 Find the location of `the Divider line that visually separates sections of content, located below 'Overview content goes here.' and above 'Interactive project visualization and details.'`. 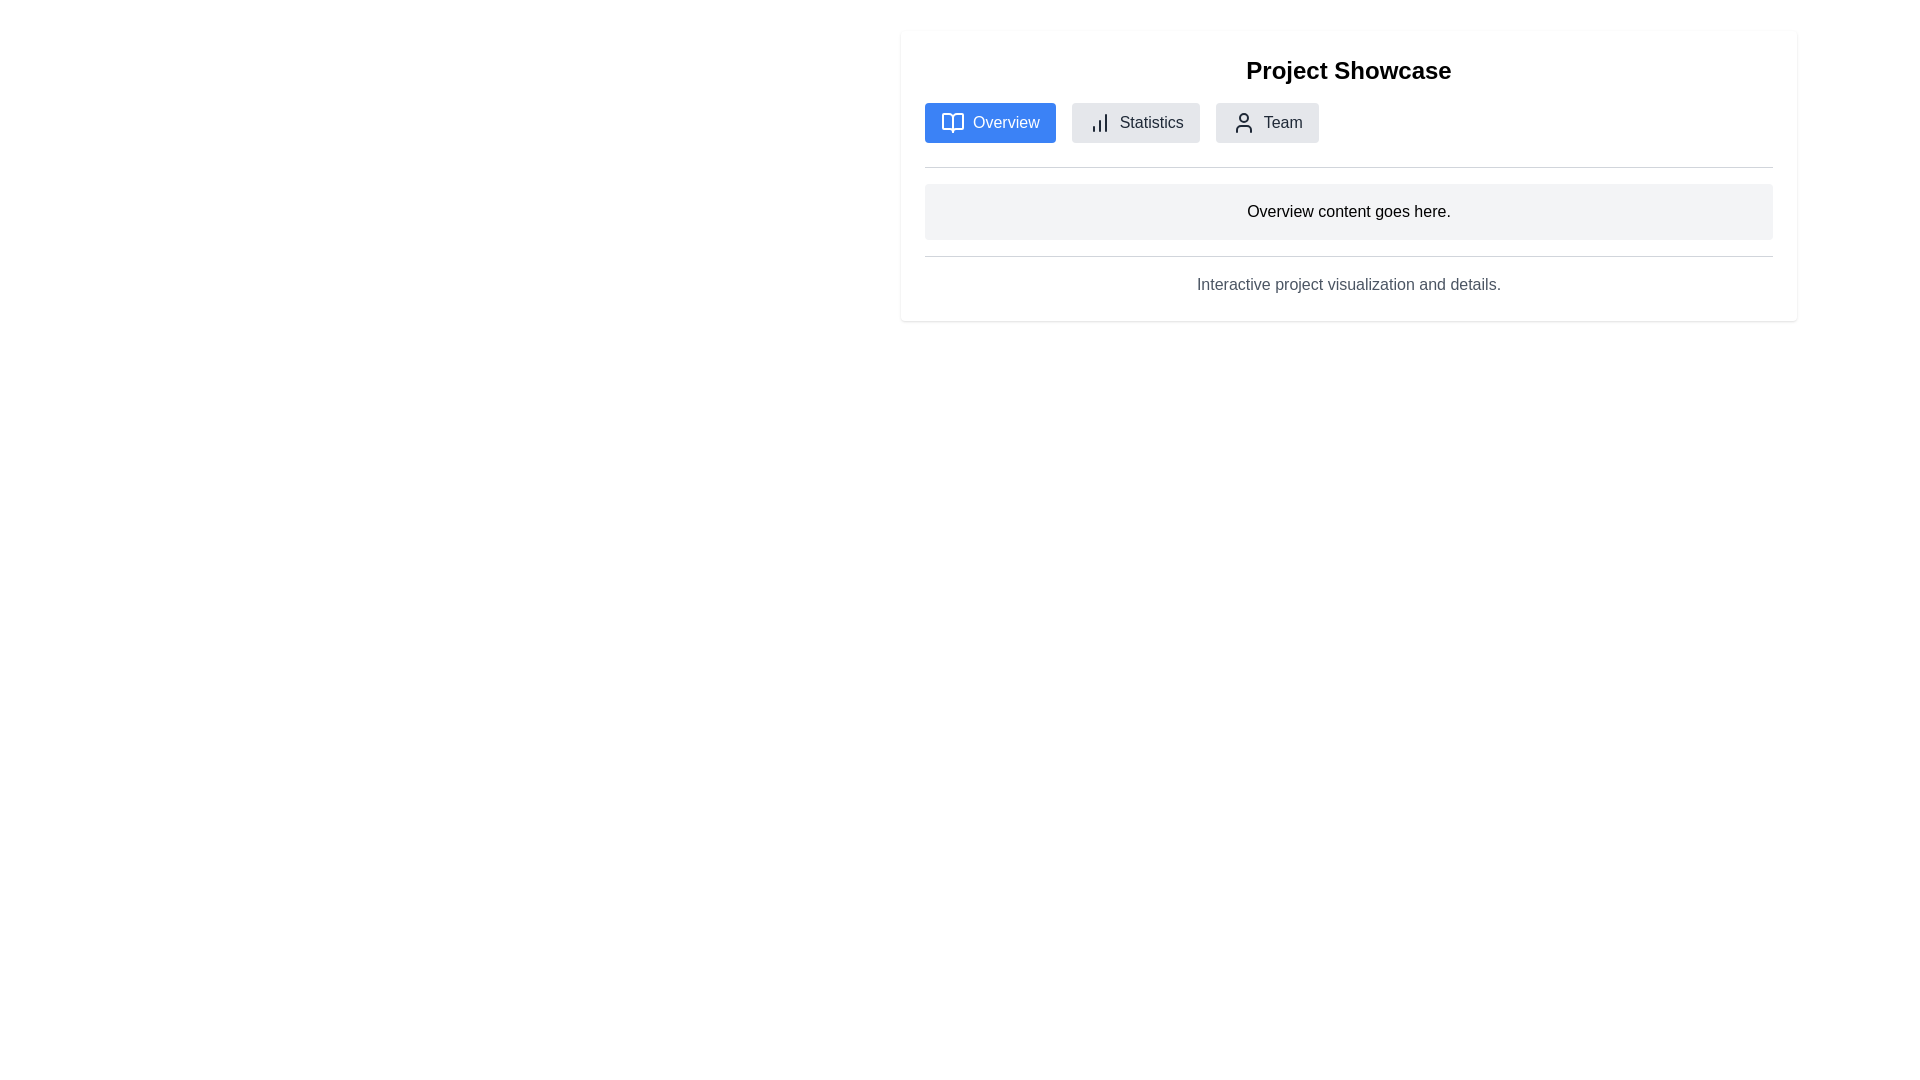

the Divider line that visually separates sections of content, located below 'Overview content goes here.' and above 'Interactive project visualization and details.' is located at coordinates (1348, 255).